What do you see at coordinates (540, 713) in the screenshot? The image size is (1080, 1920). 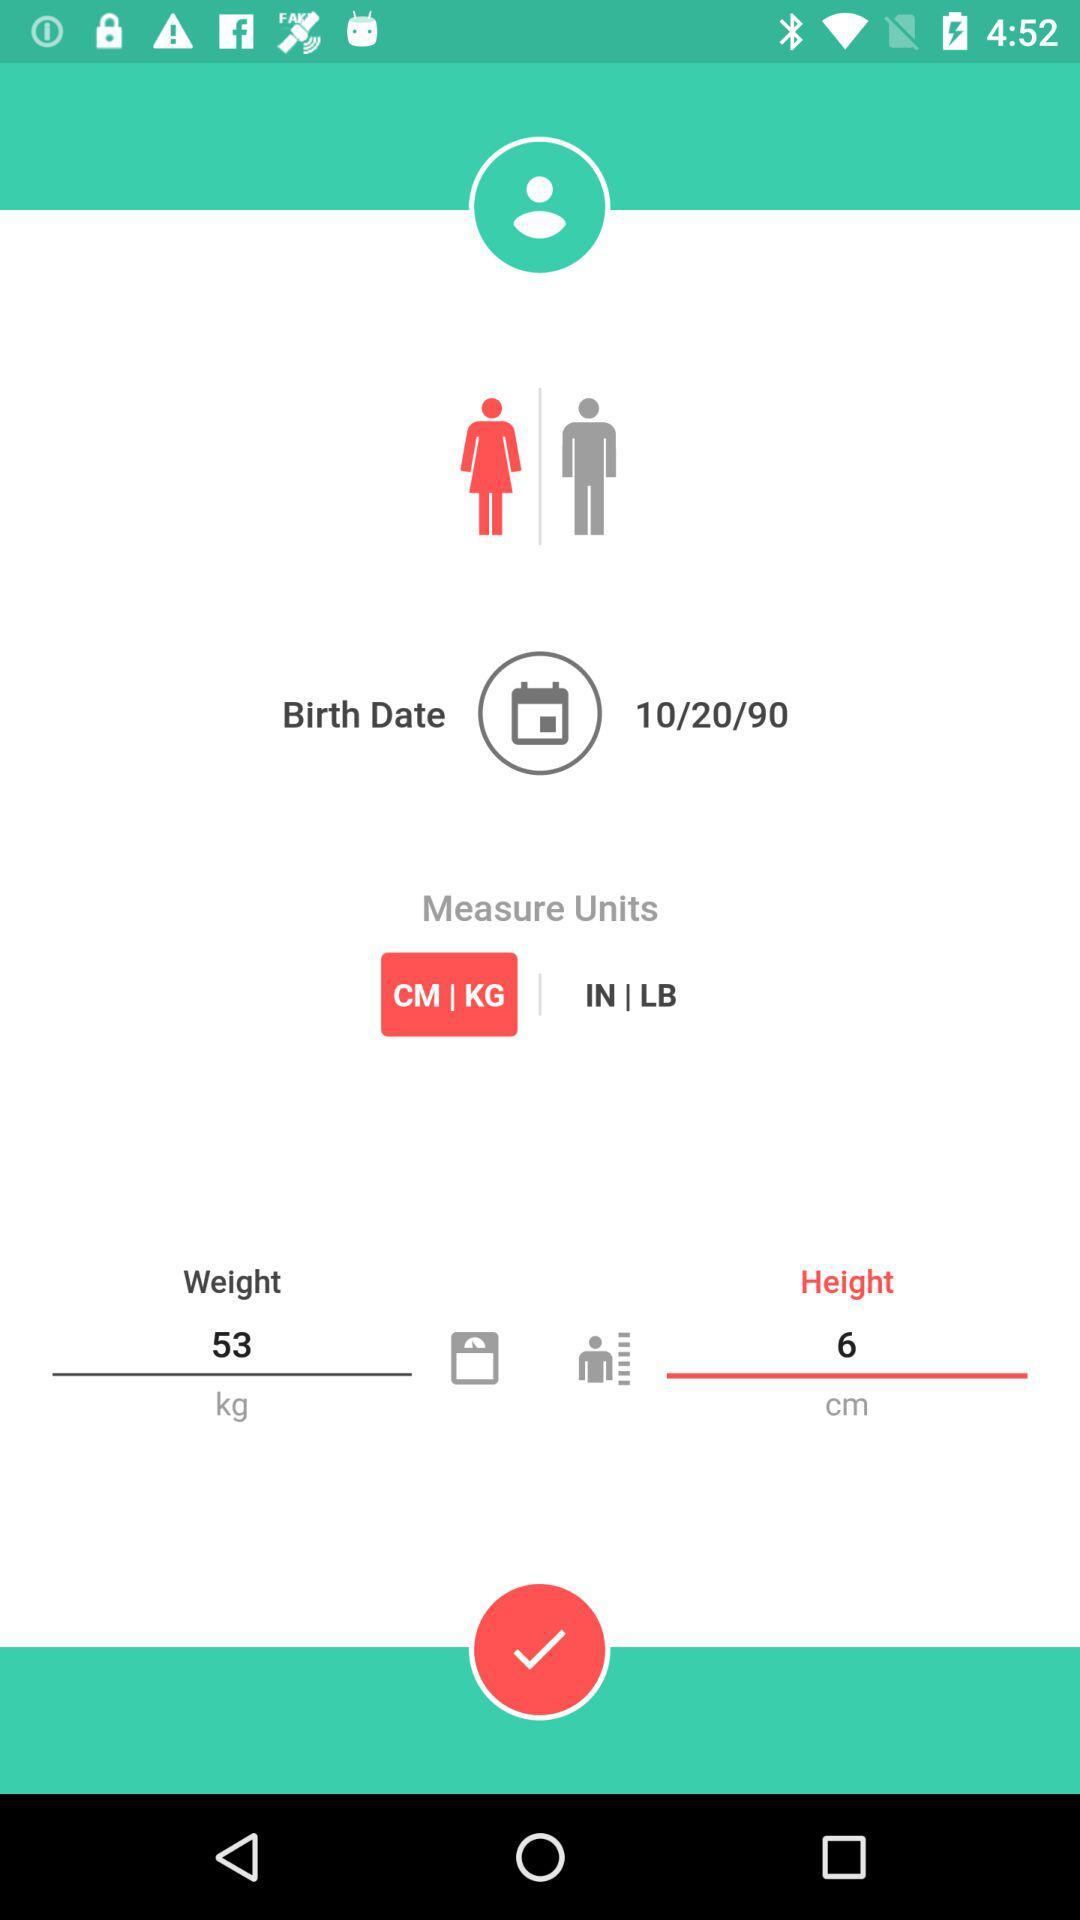 I see `your birth date` at bounding box center [540, 713].